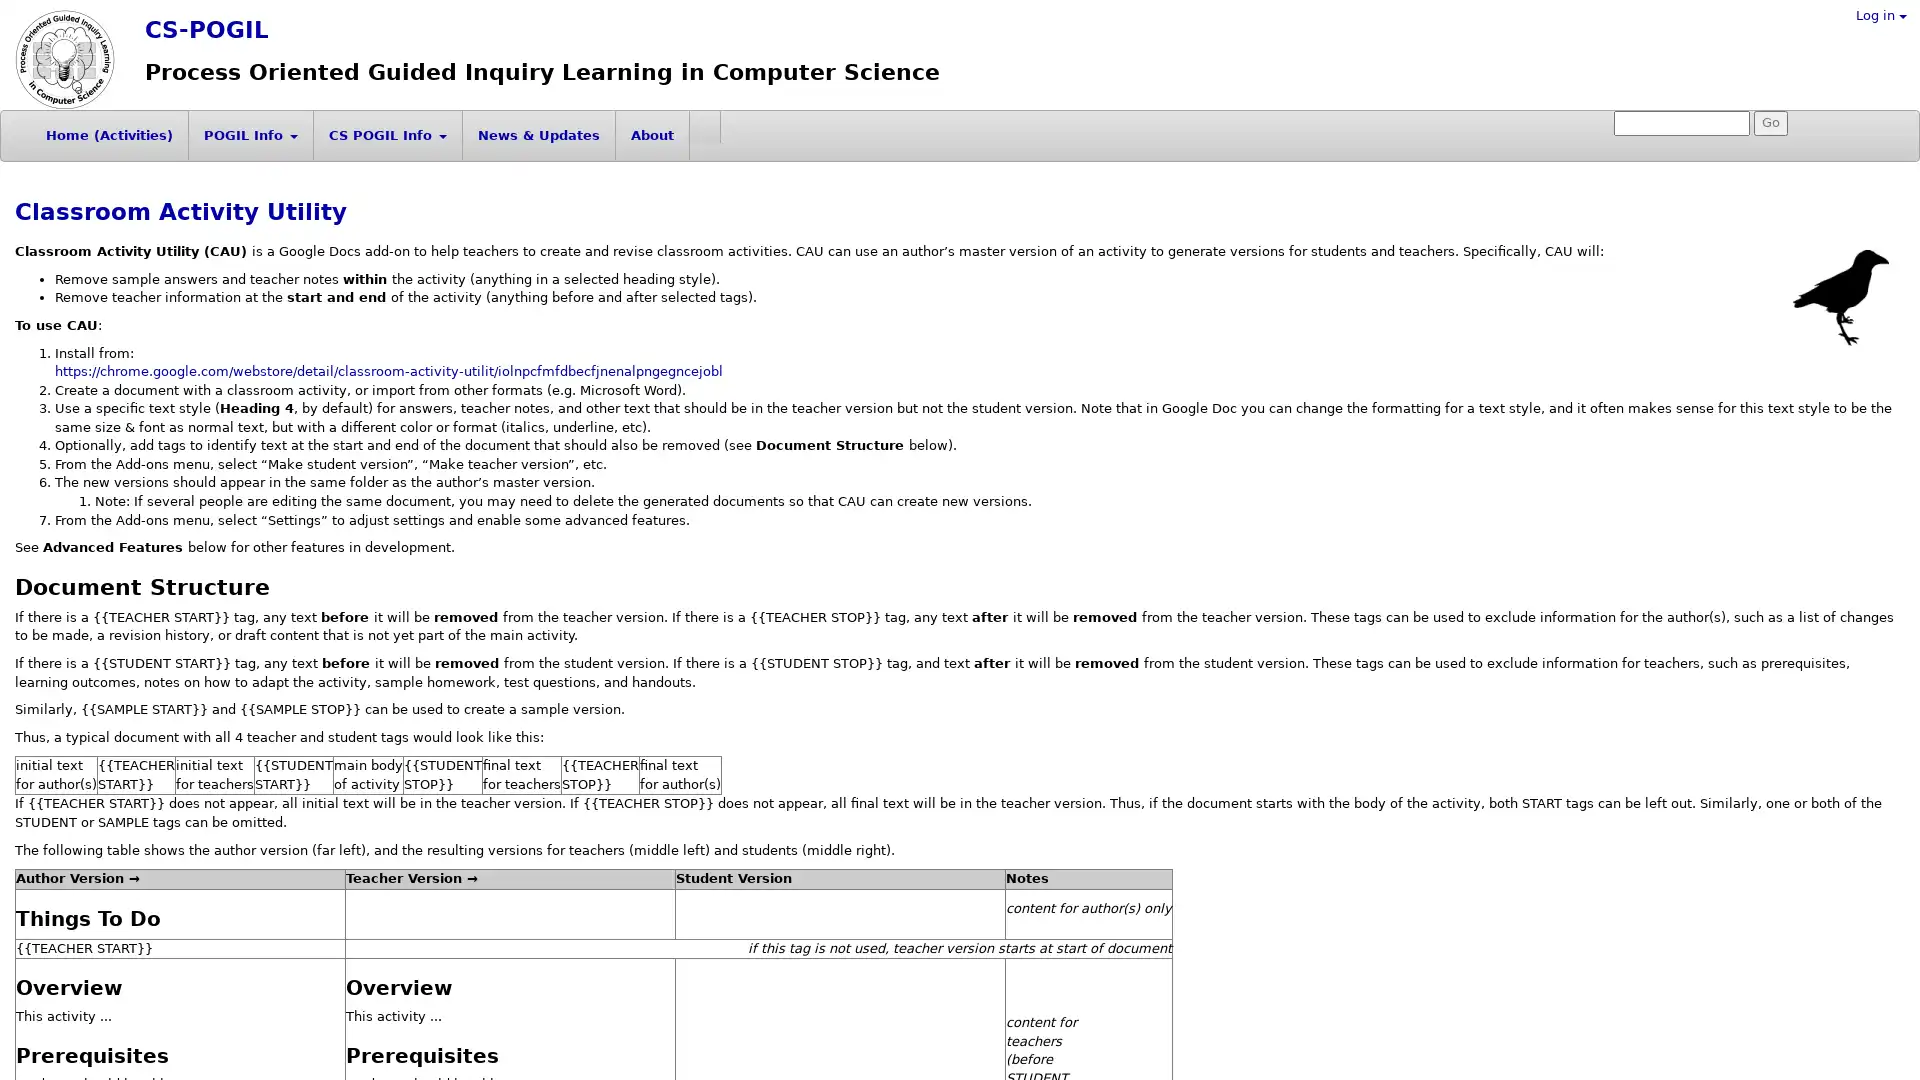 This screenshot has height=1080, width=1920. What do you see at coordinates (1771, 123) in the screenshot?
I see `Go` at bounding box center [1771, 123].